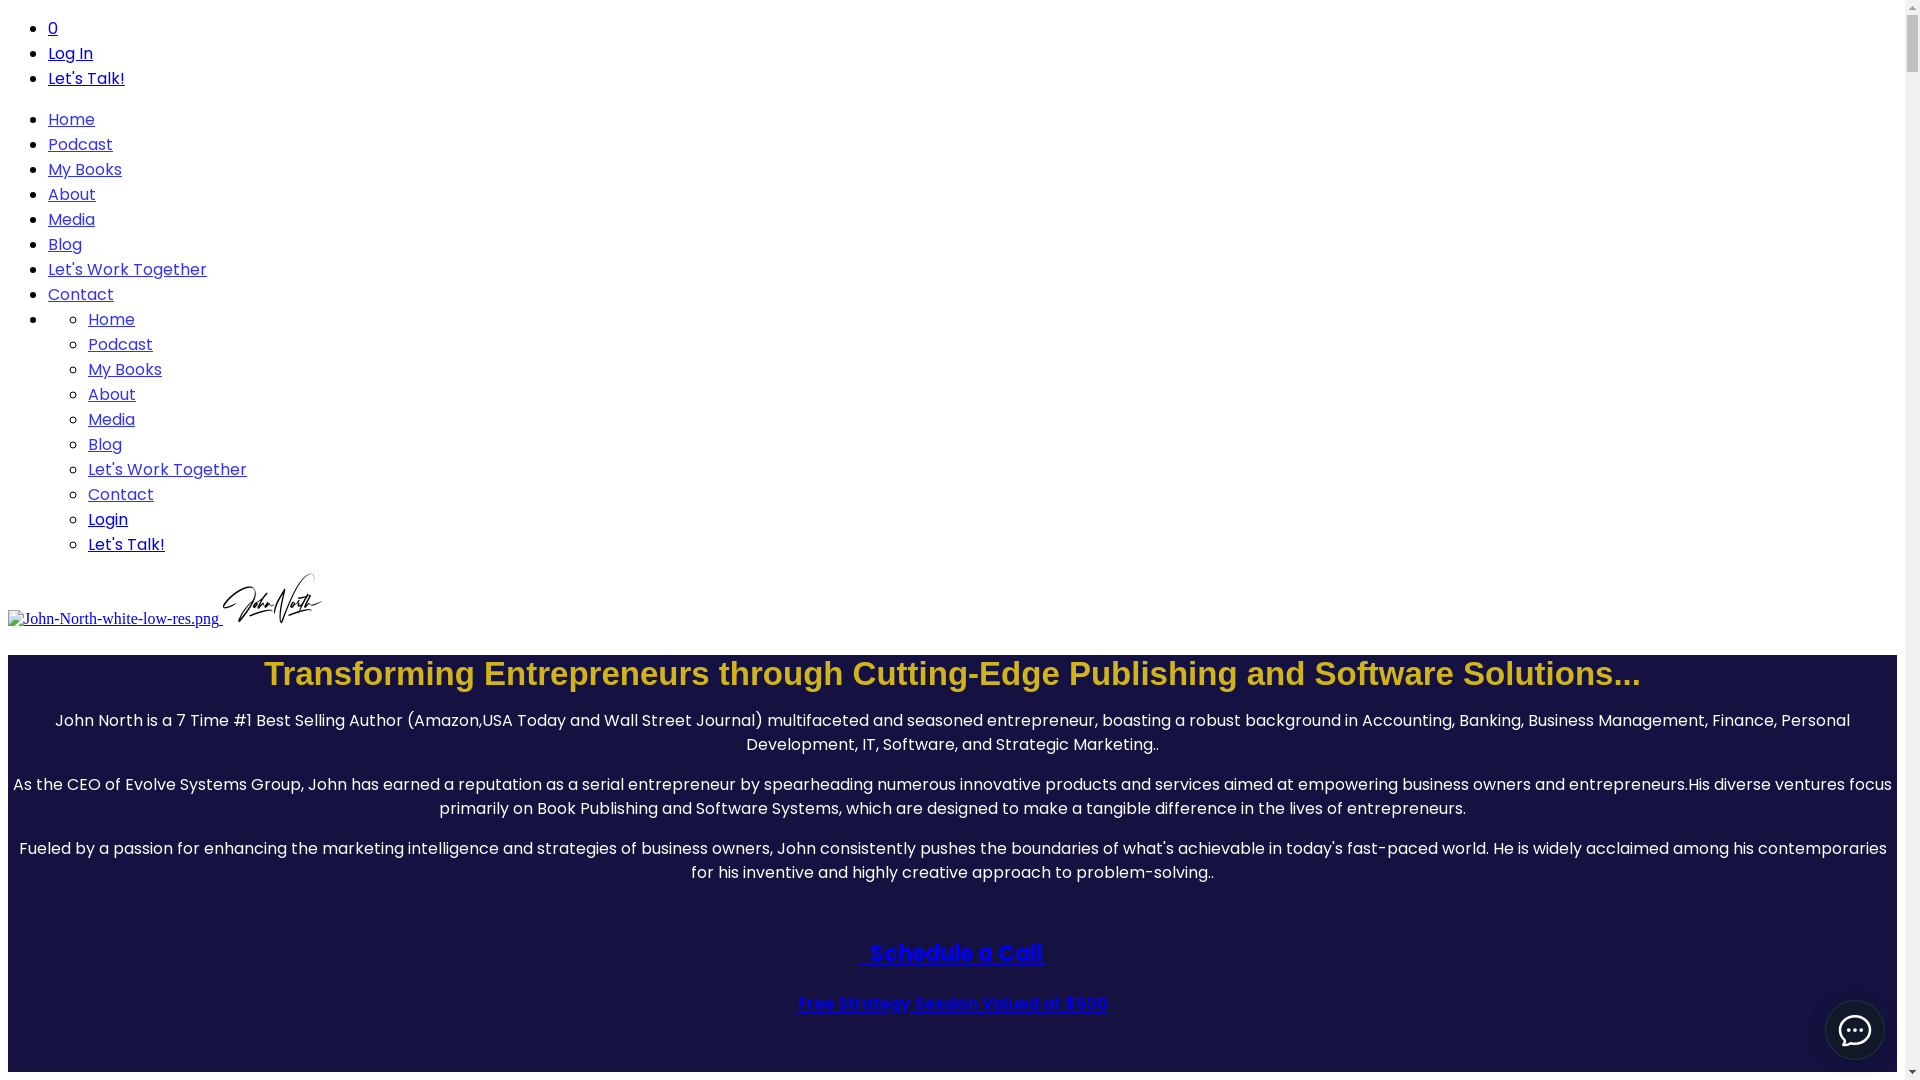  What do you see at coordinates (80, 143) in the screenshot?
I see `'Podcast'` at bounding box center [80, 143].